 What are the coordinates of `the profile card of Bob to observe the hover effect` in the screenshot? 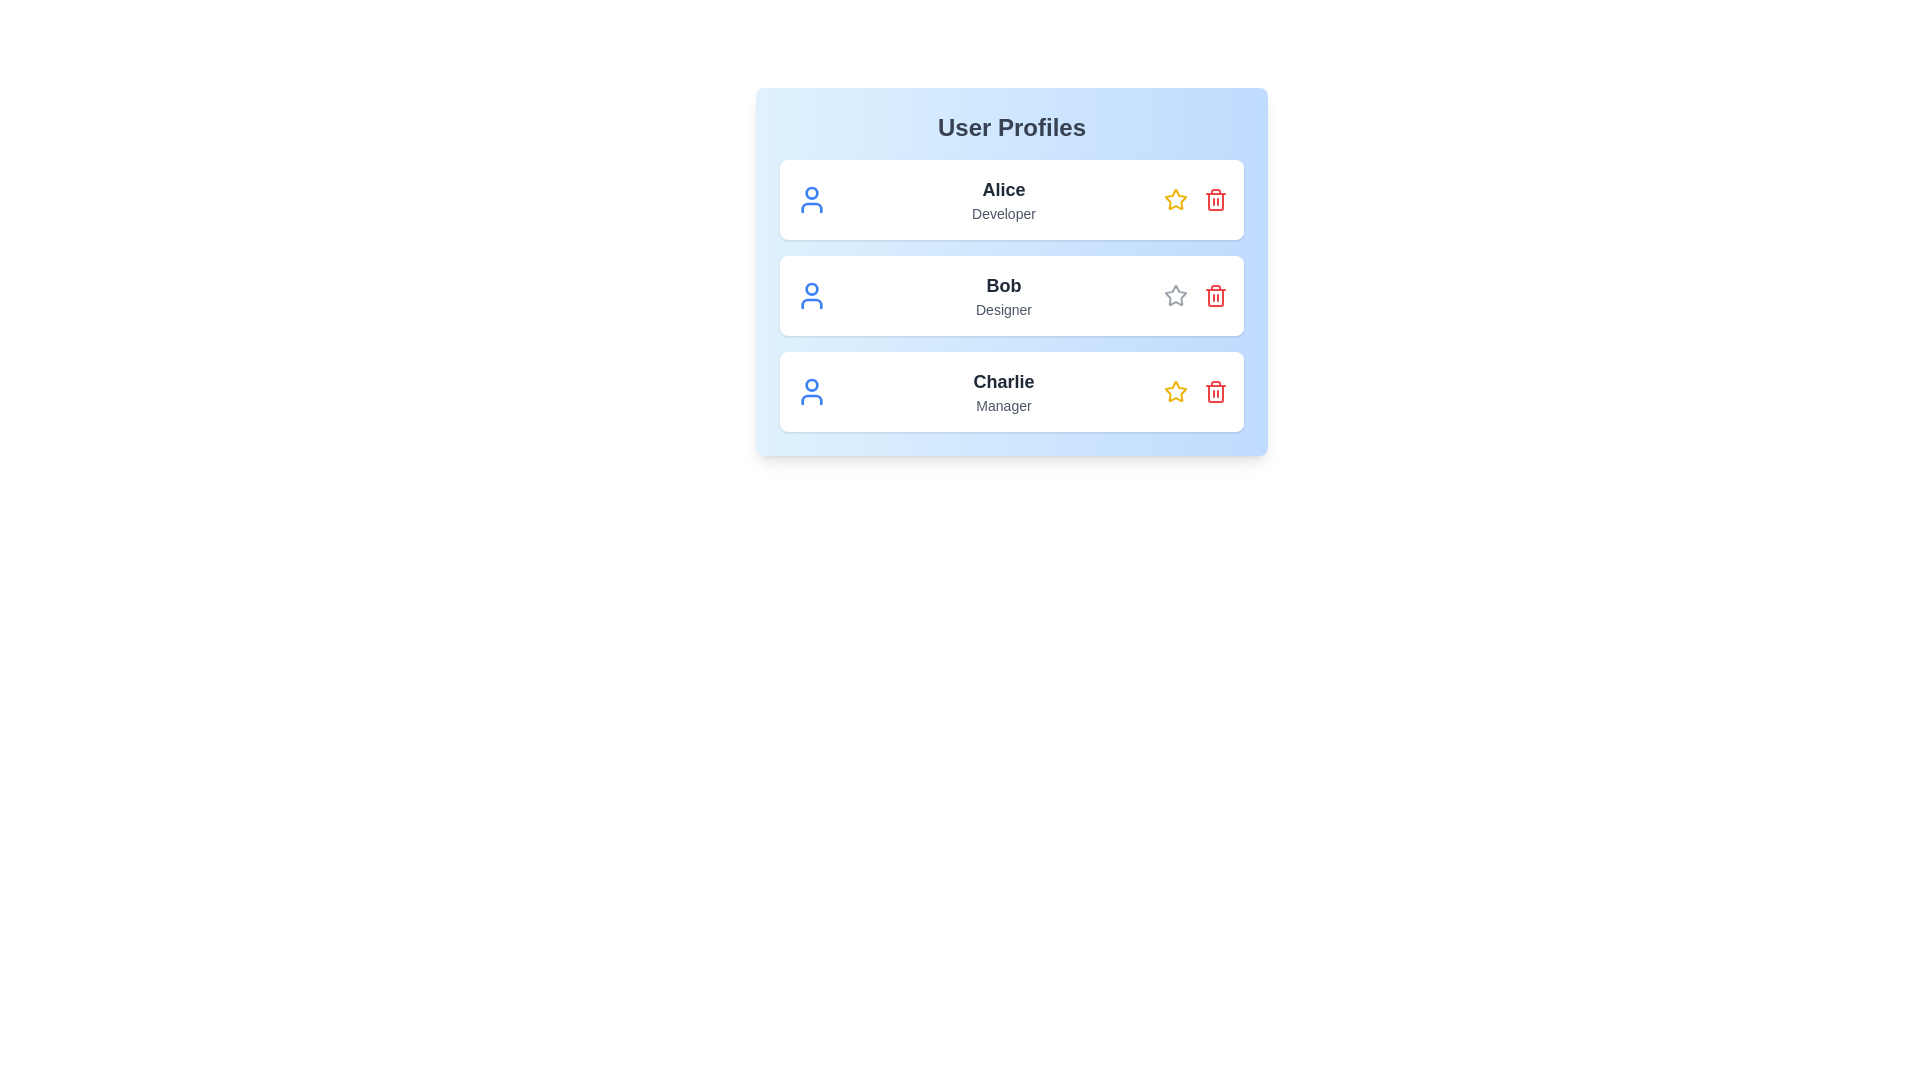 It's located at (1012, 296).